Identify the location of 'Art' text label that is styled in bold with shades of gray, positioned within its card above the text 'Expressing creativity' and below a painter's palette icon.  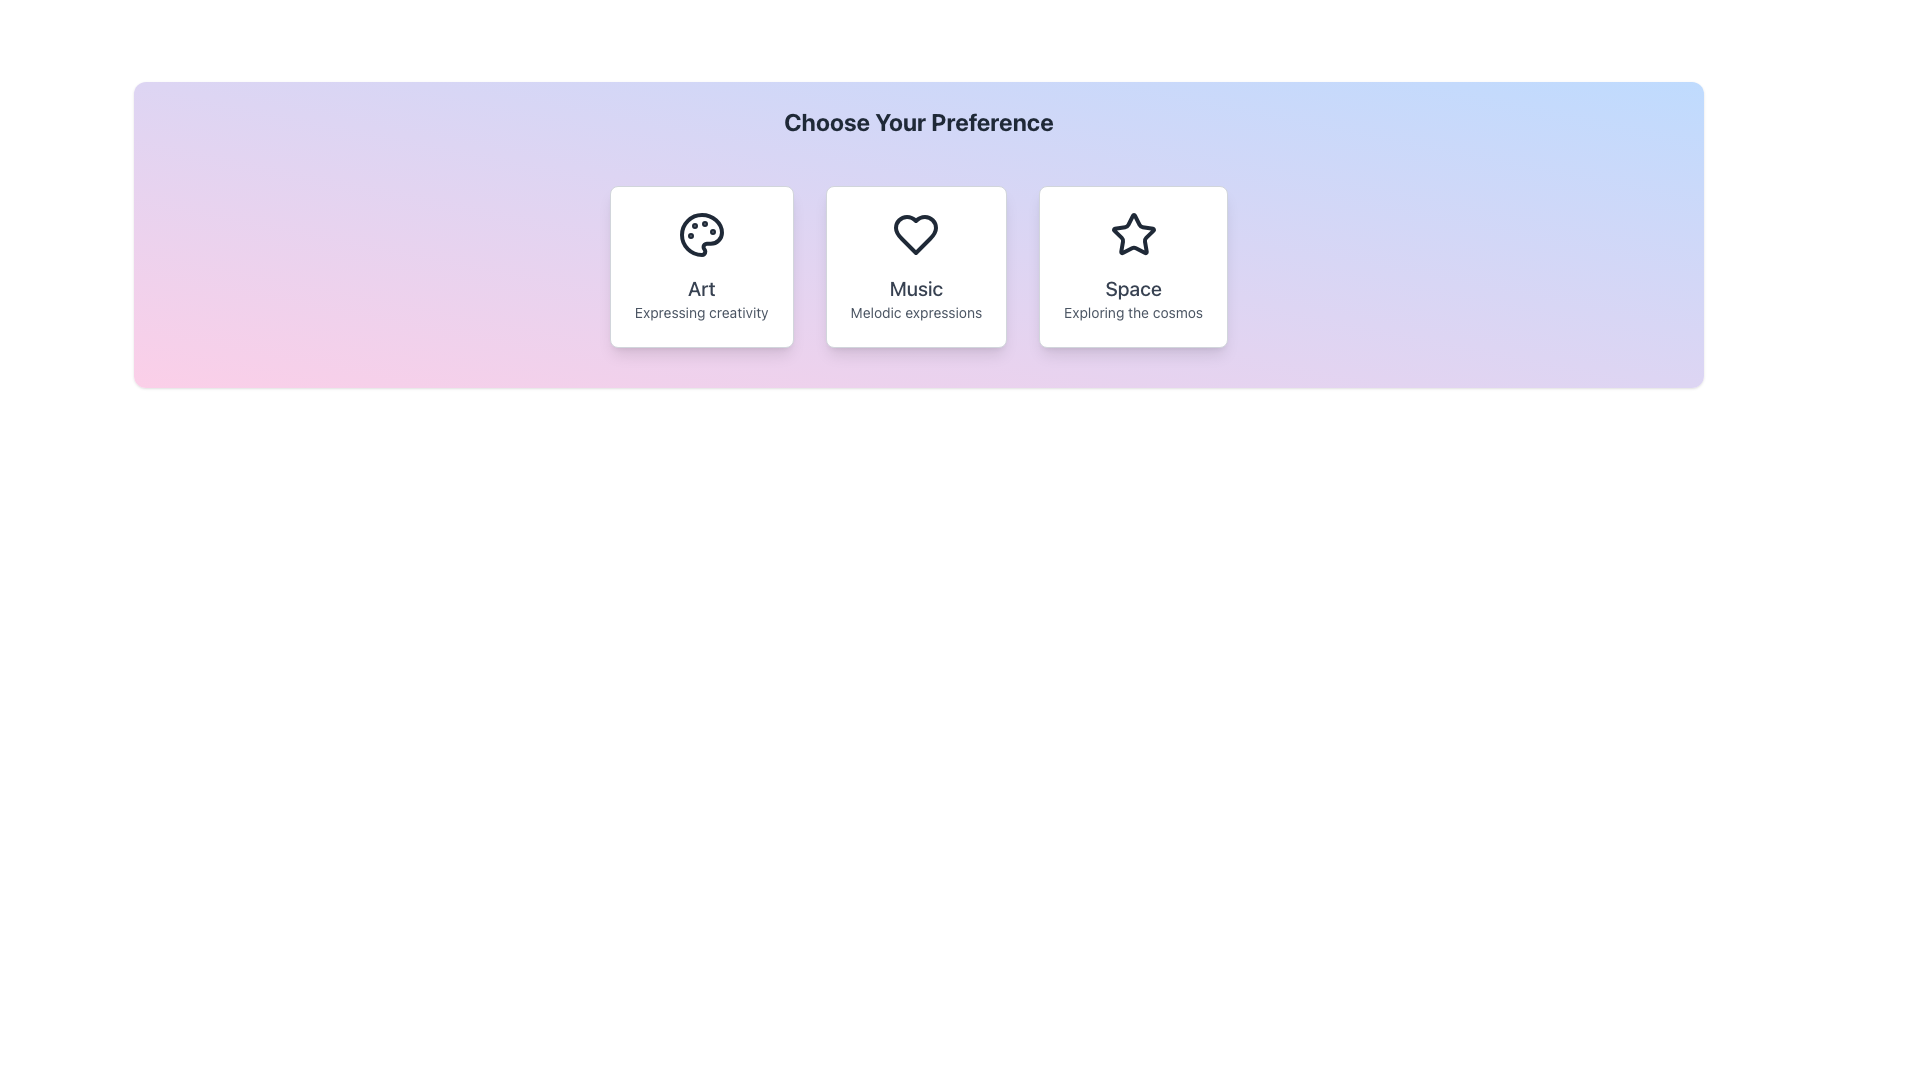
(701, 289).